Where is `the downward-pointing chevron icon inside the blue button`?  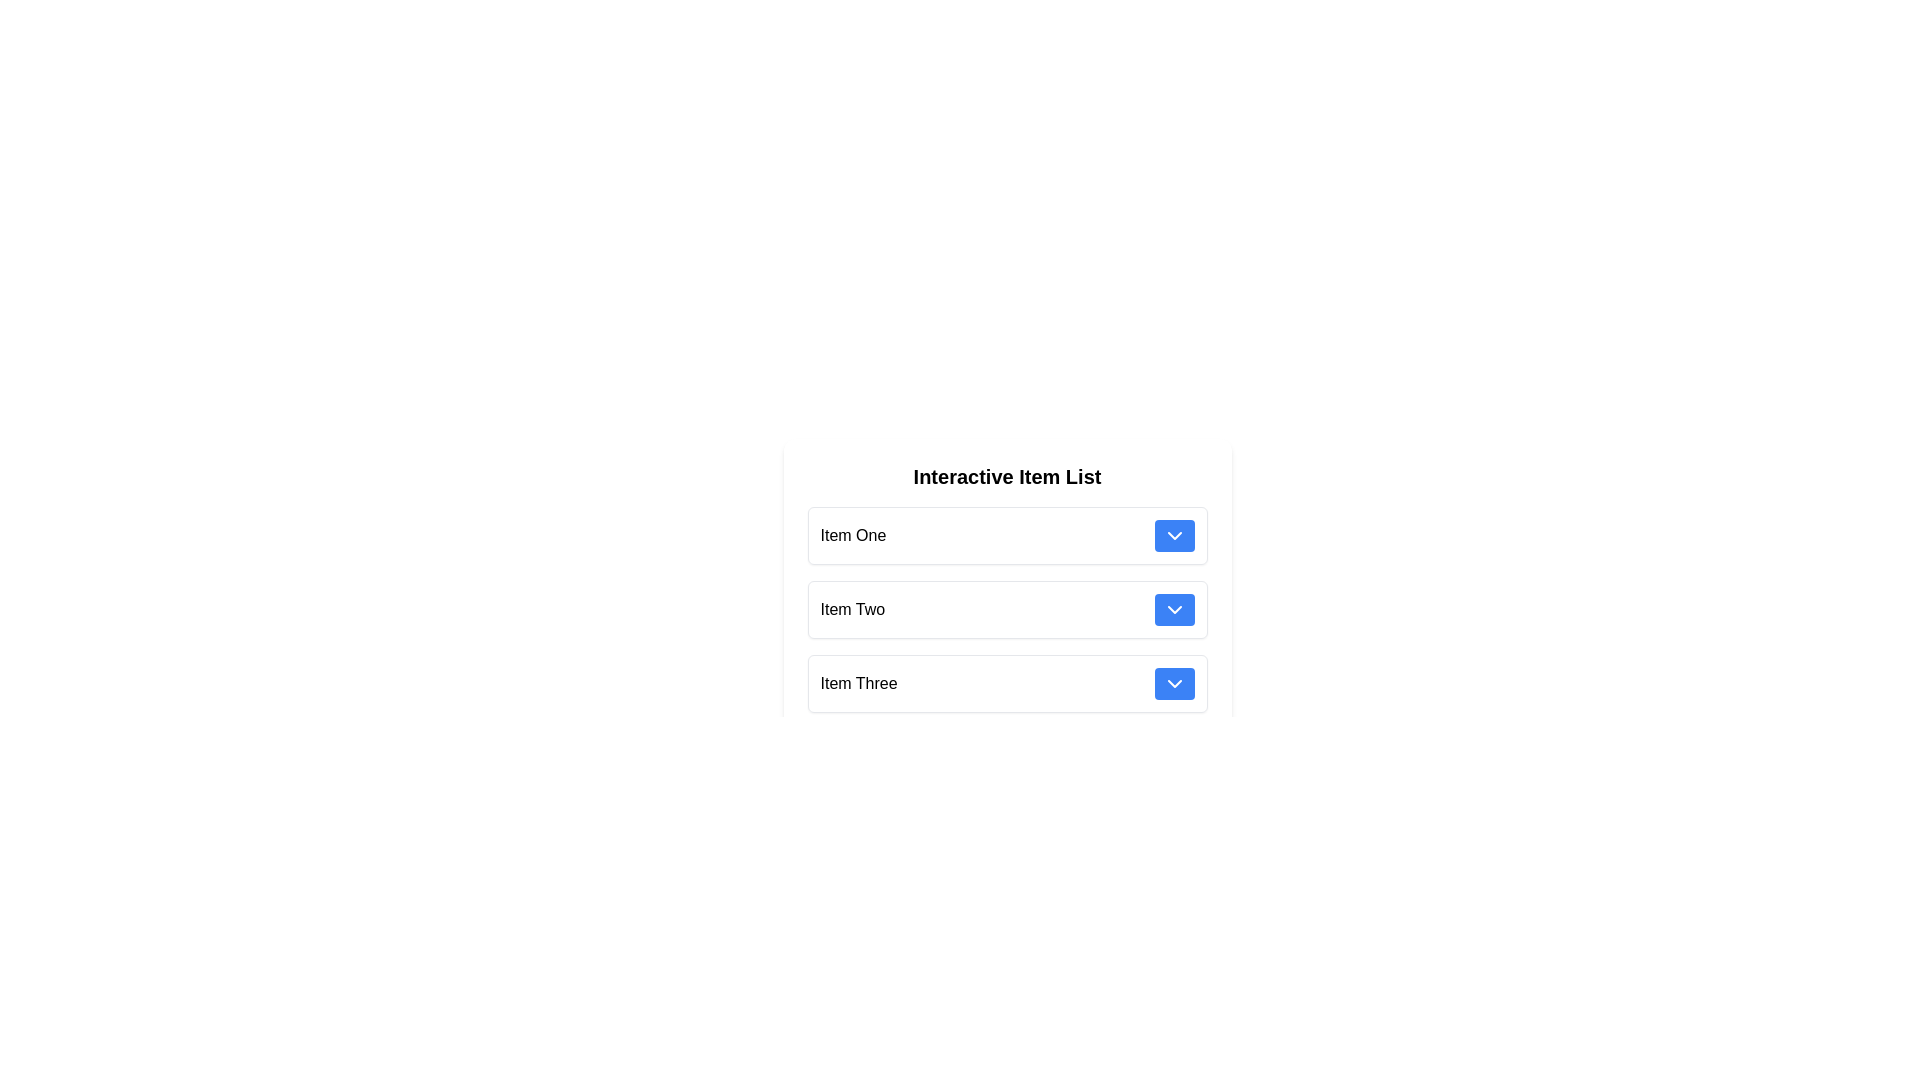 the downward-pointing chevron icon inside the blue button is located at coordinates (1174, 535).